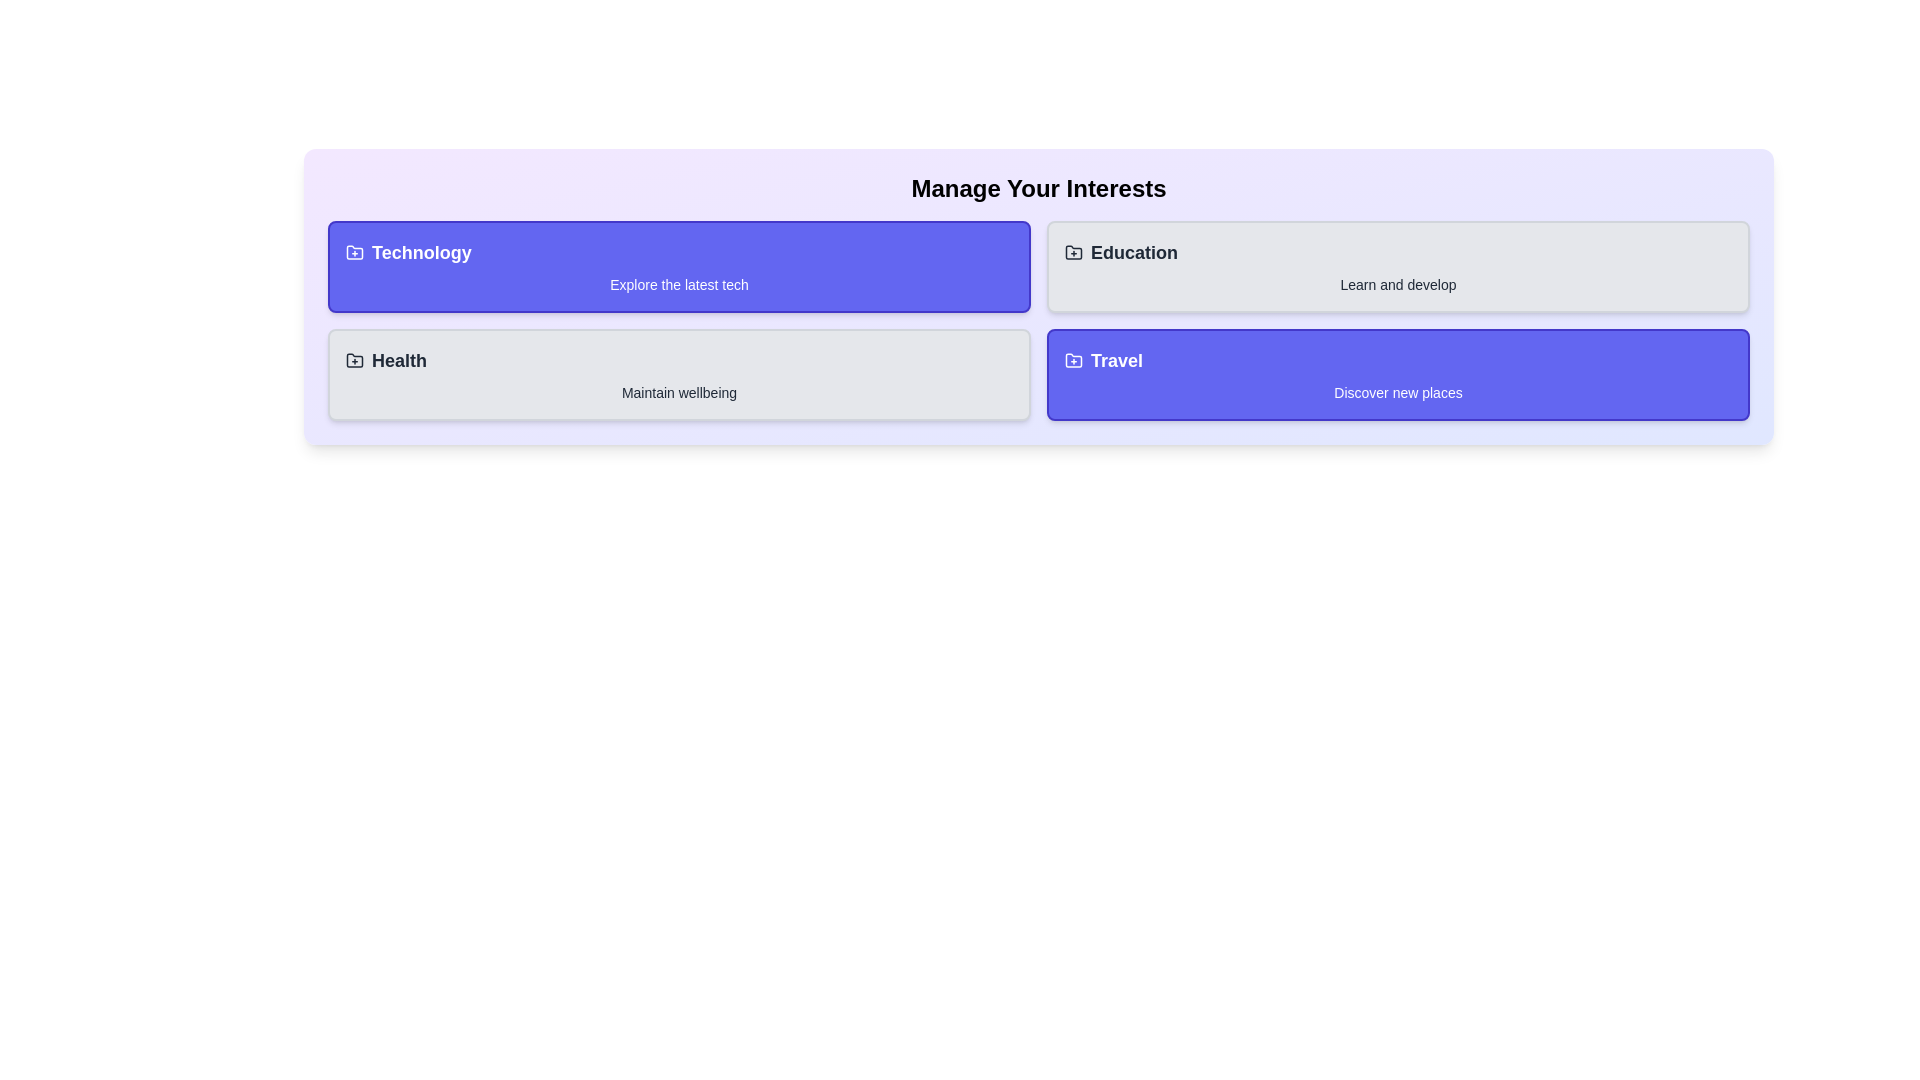 The height and width of the screenshot is (1080, 1920). Describe the element at coordinates (679, 265) in the screenshot. I see `the category Technology to toggle its active status` at that location.